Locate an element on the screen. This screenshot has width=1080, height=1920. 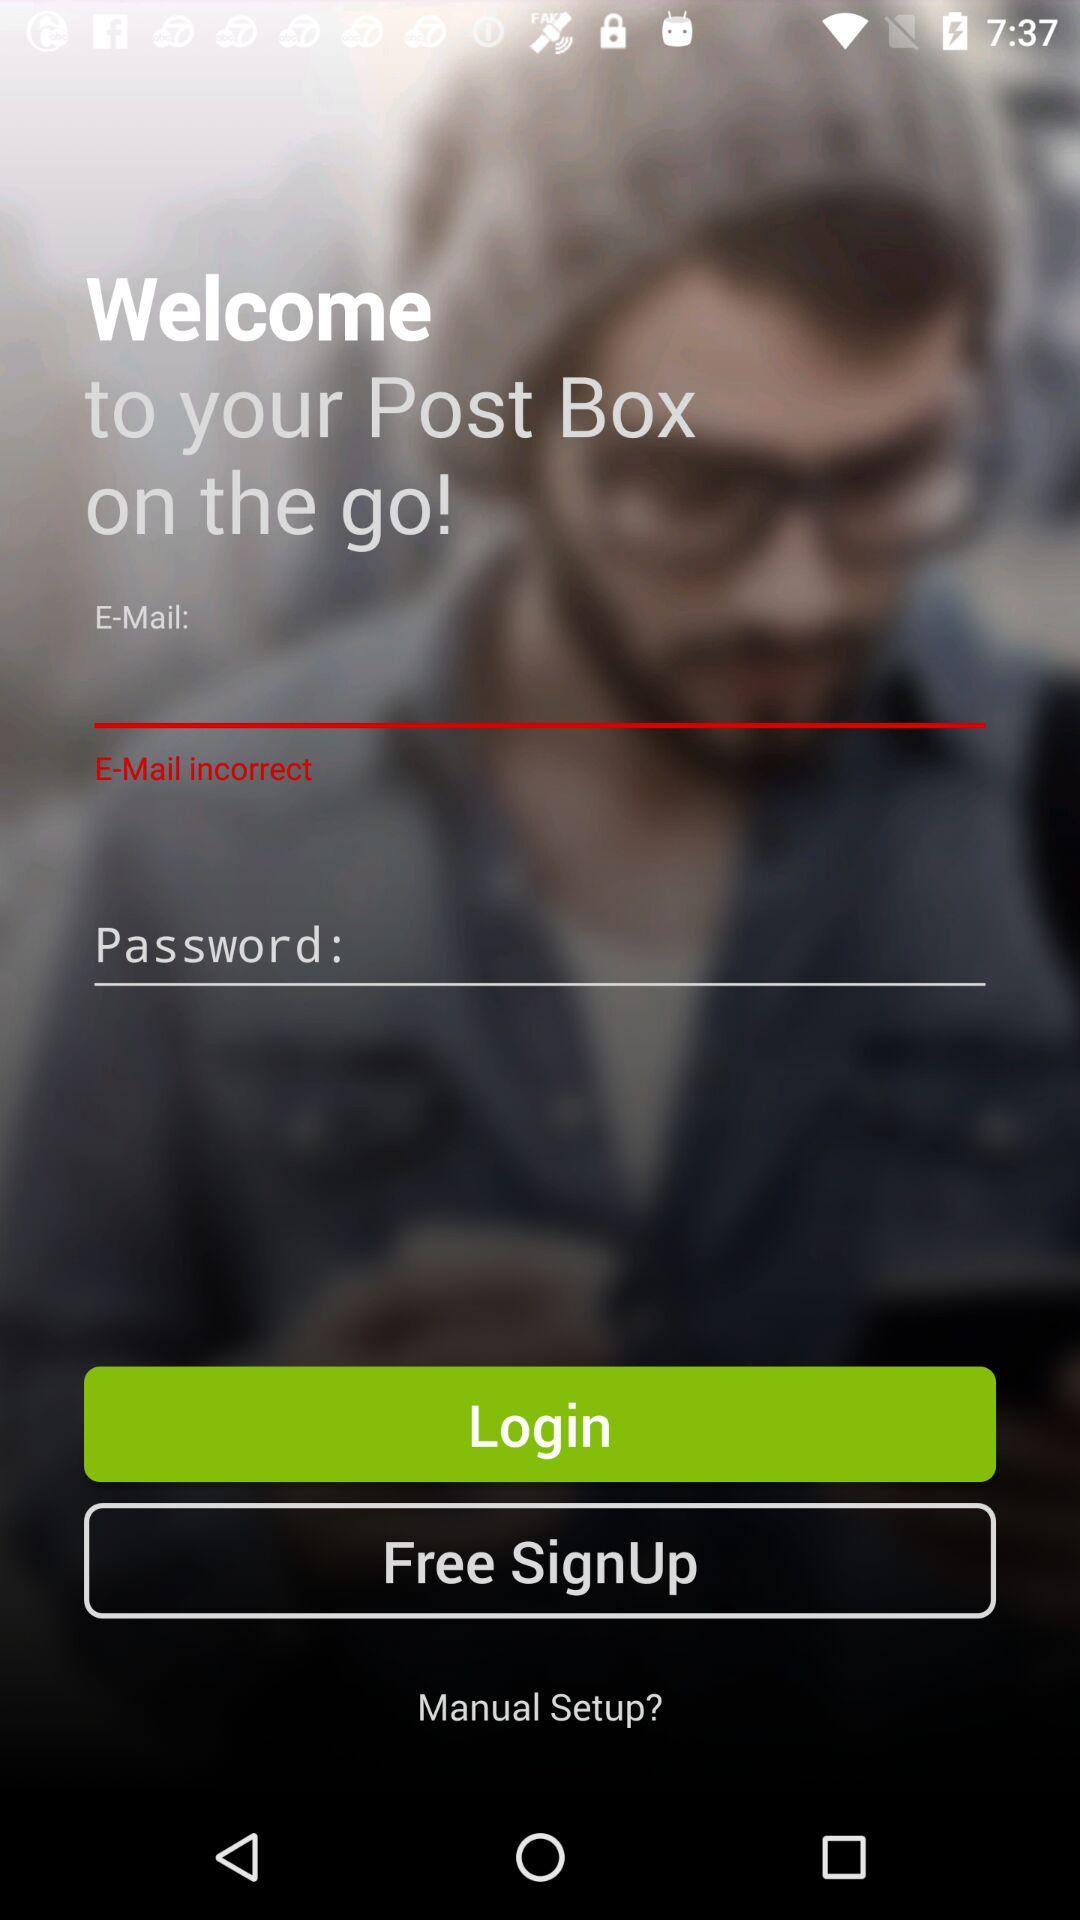
the app below the e-mail incorrect item is located at coordinates (540, 946).